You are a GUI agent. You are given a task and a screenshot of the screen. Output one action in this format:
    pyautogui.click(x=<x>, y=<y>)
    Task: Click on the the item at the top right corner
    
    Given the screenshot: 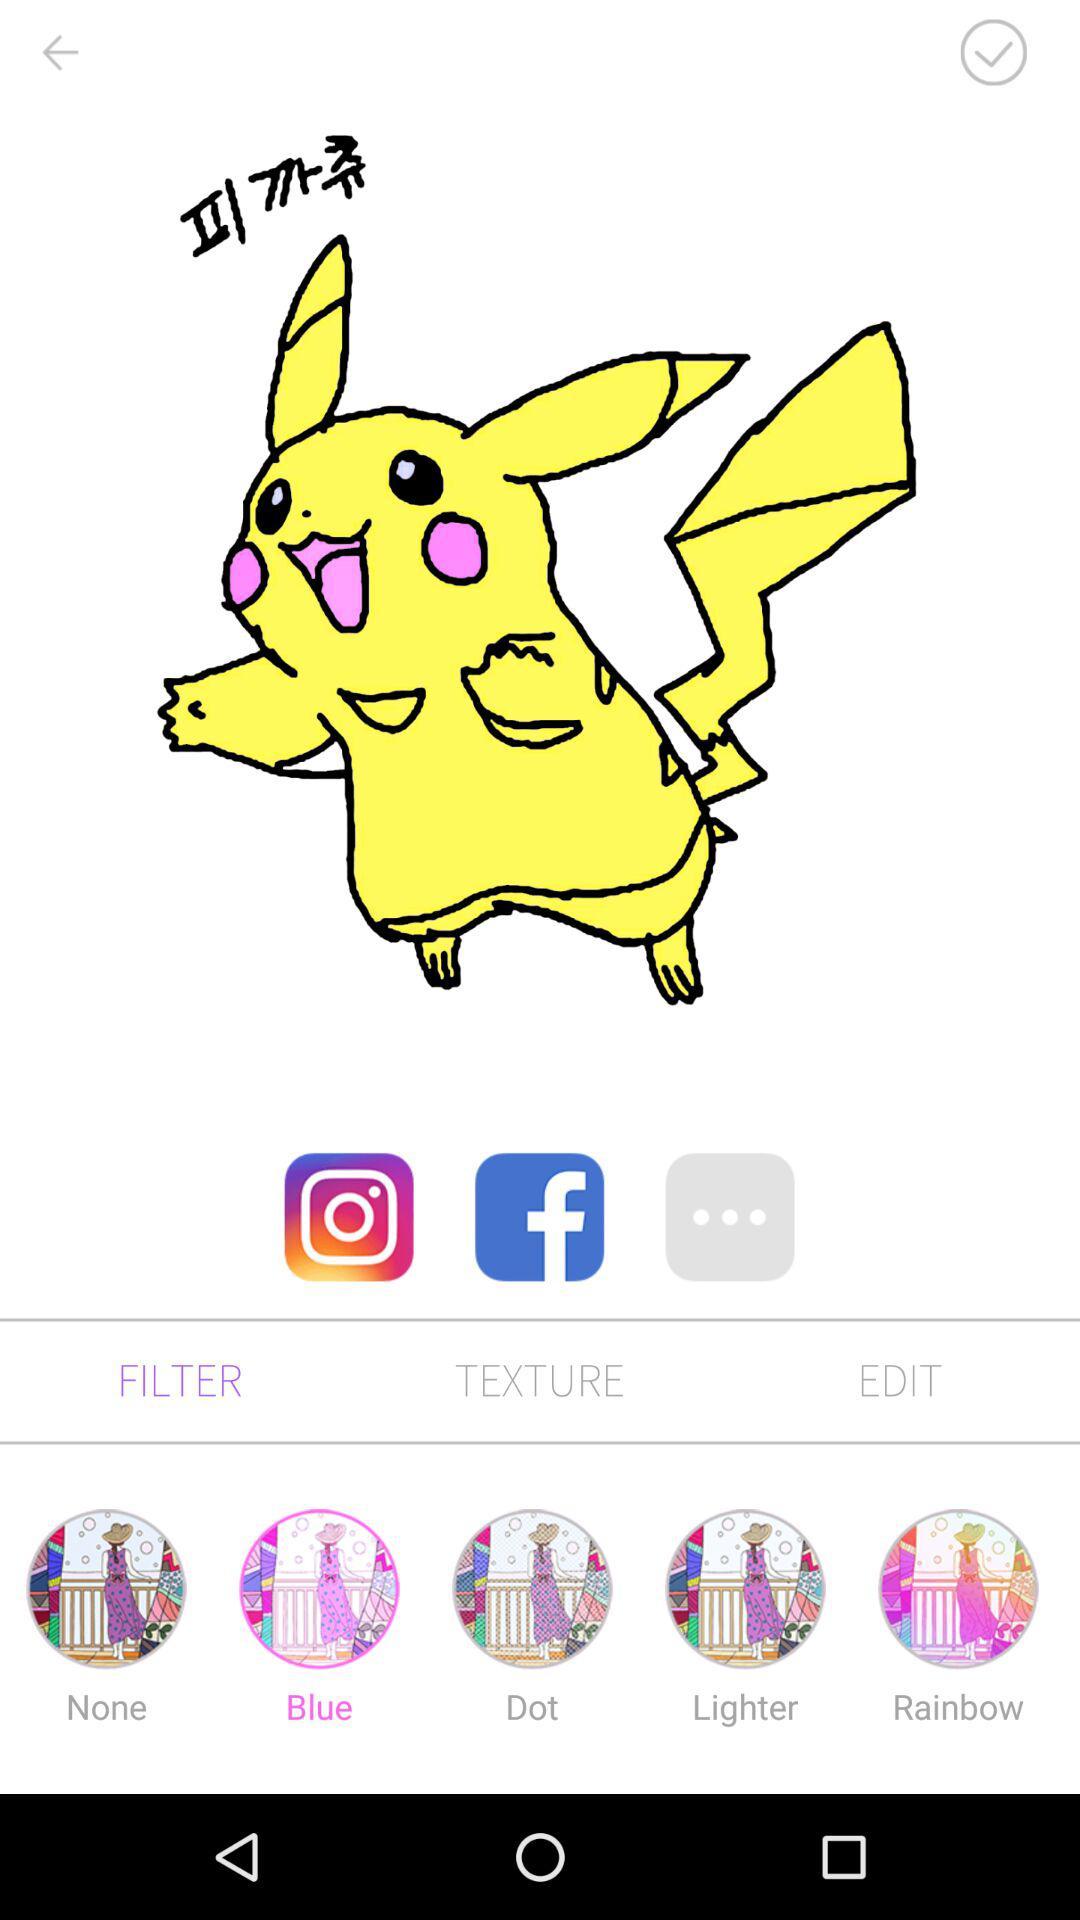 What is the action you would take?
    pyautogui.click(x=993, y=52)
    